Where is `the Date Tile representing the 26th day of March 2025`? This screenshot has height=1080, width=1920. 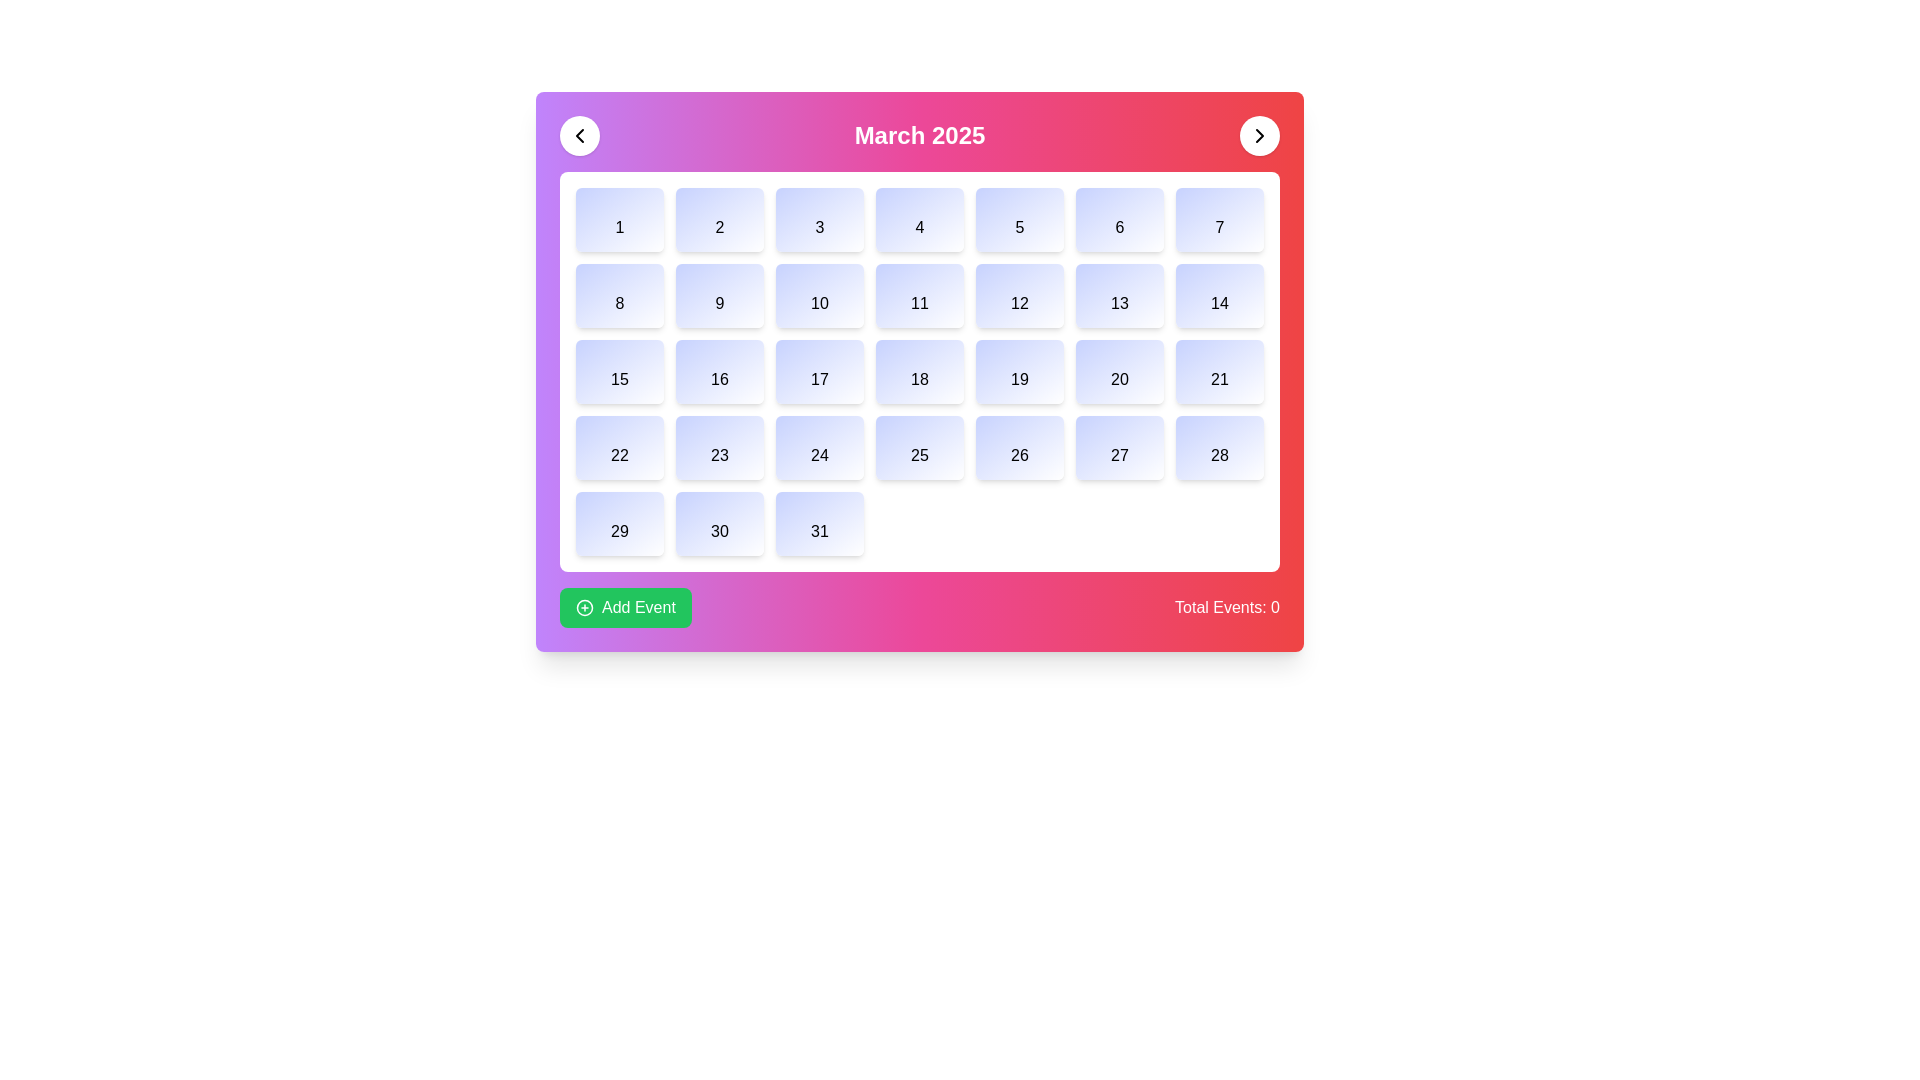 the Date Tile representing the 26th day of March 2025 is located at coordinates (1019, 446).